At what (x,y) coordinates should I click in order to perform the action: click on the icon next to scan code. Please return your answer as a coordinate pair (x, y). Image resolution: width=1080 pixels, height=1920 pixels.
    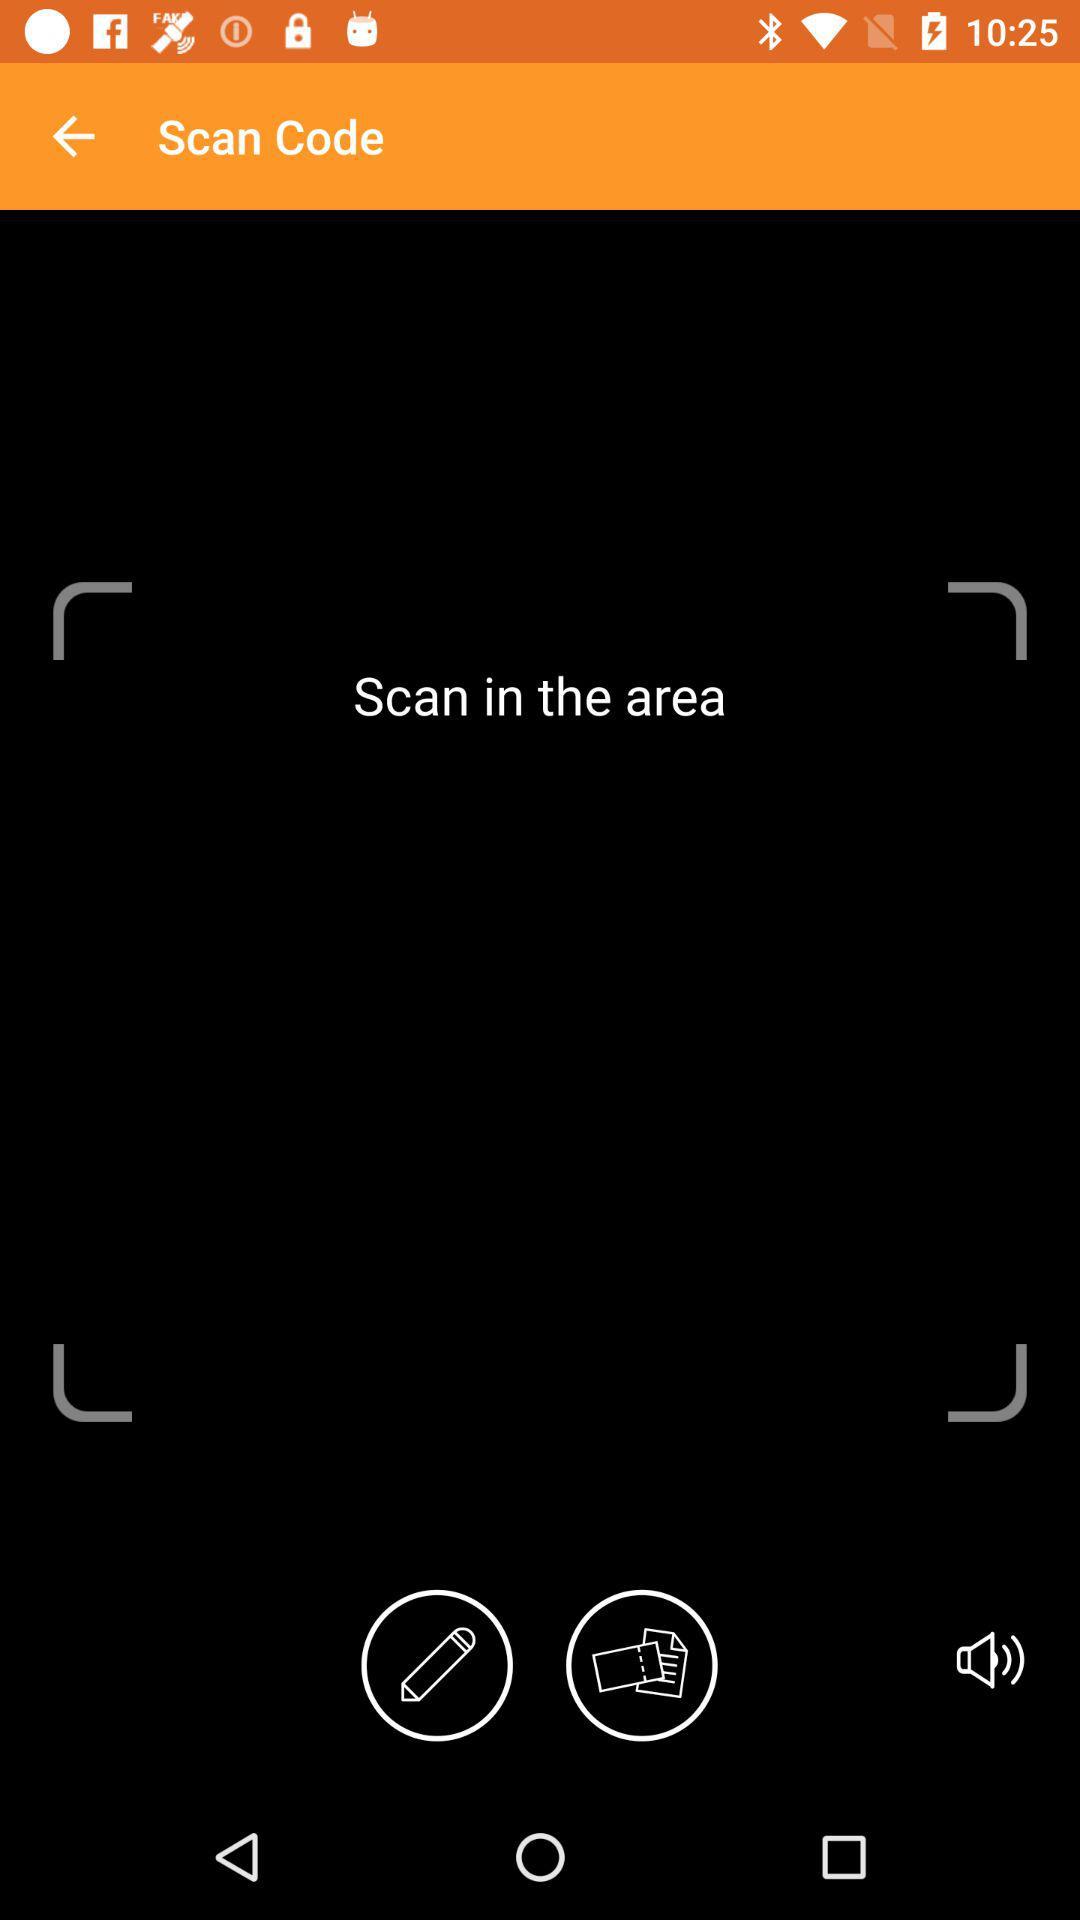
    Looking at the image, I should click on (72, 135).